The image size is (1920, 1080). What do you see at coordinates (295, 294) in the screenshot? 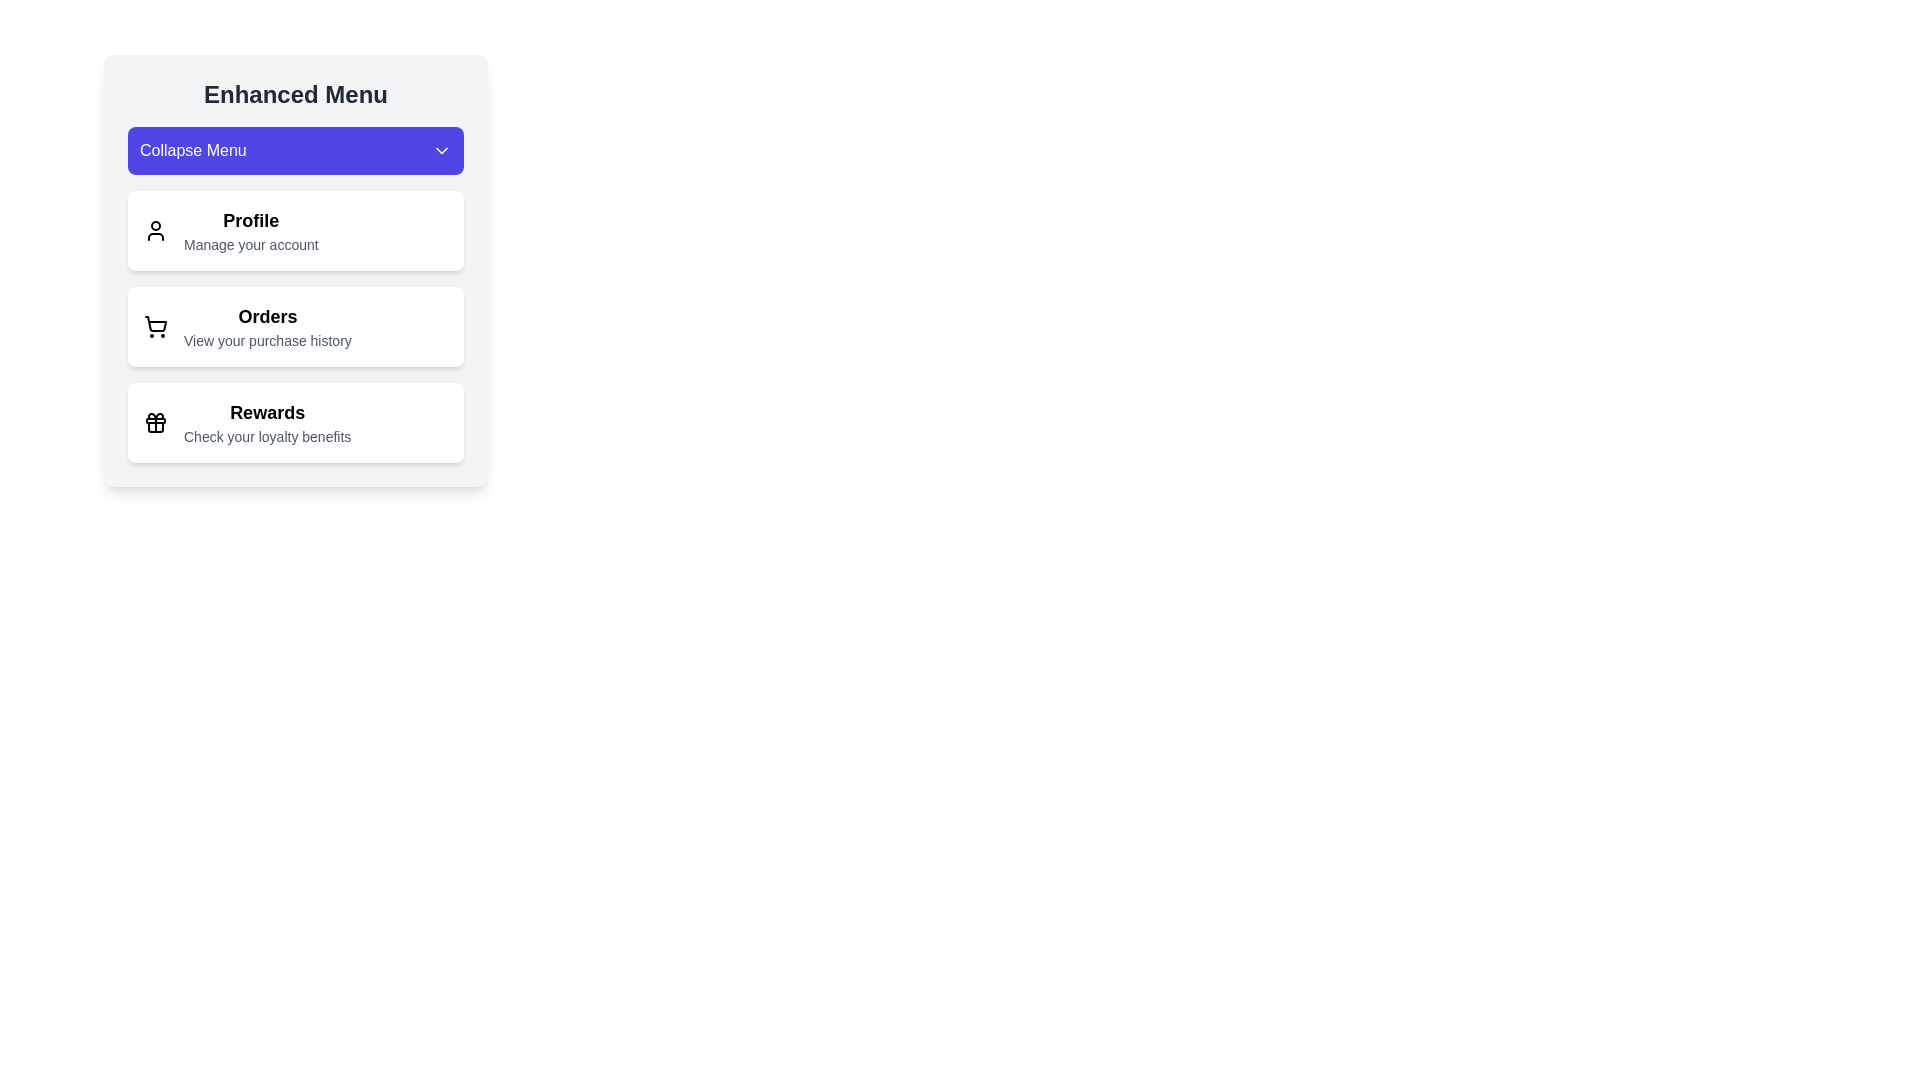
I see `the 'Orders' section in the dropdown menu titled 'Enhanced Menu'` at bounding box center [295, 294].